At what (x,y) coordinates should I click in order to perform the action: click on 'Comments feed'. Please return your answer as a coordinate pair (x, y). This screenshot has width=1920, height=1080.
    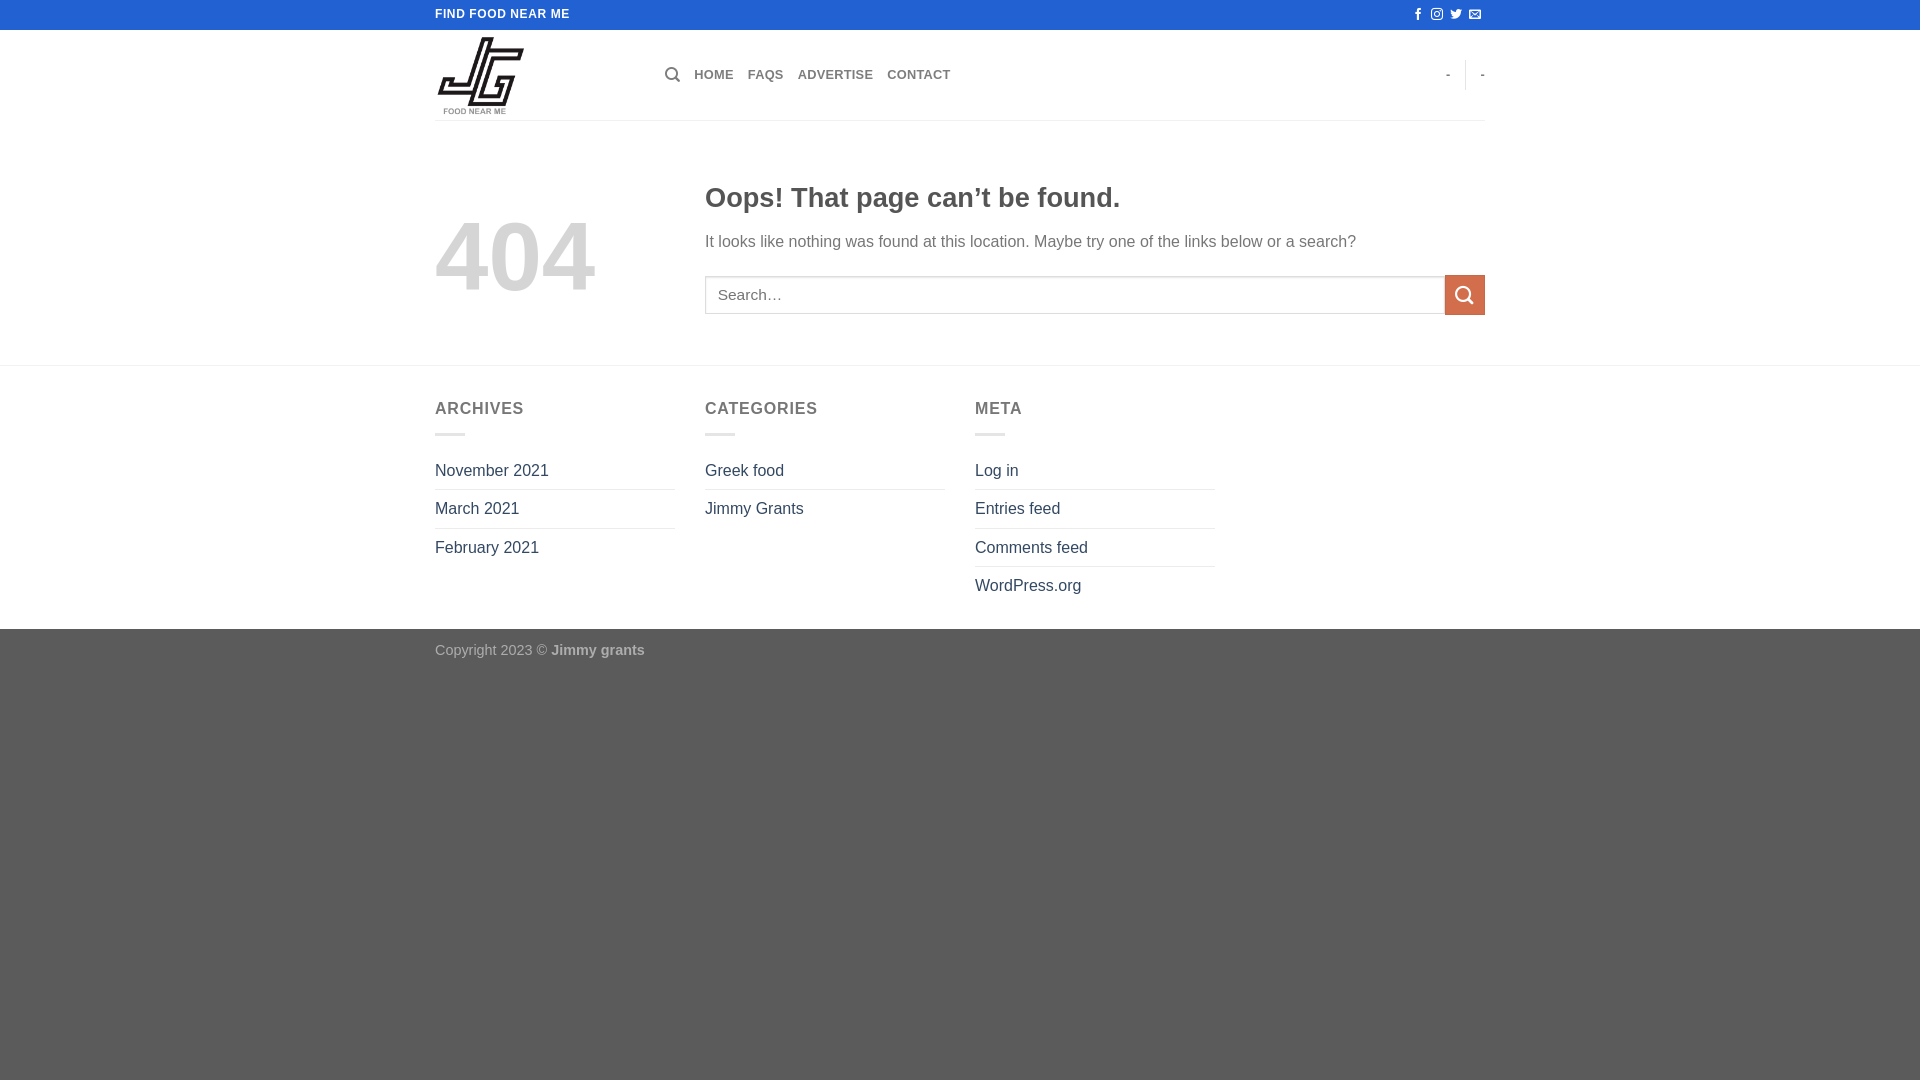
    Looking at the image, I should click on (974, 547).